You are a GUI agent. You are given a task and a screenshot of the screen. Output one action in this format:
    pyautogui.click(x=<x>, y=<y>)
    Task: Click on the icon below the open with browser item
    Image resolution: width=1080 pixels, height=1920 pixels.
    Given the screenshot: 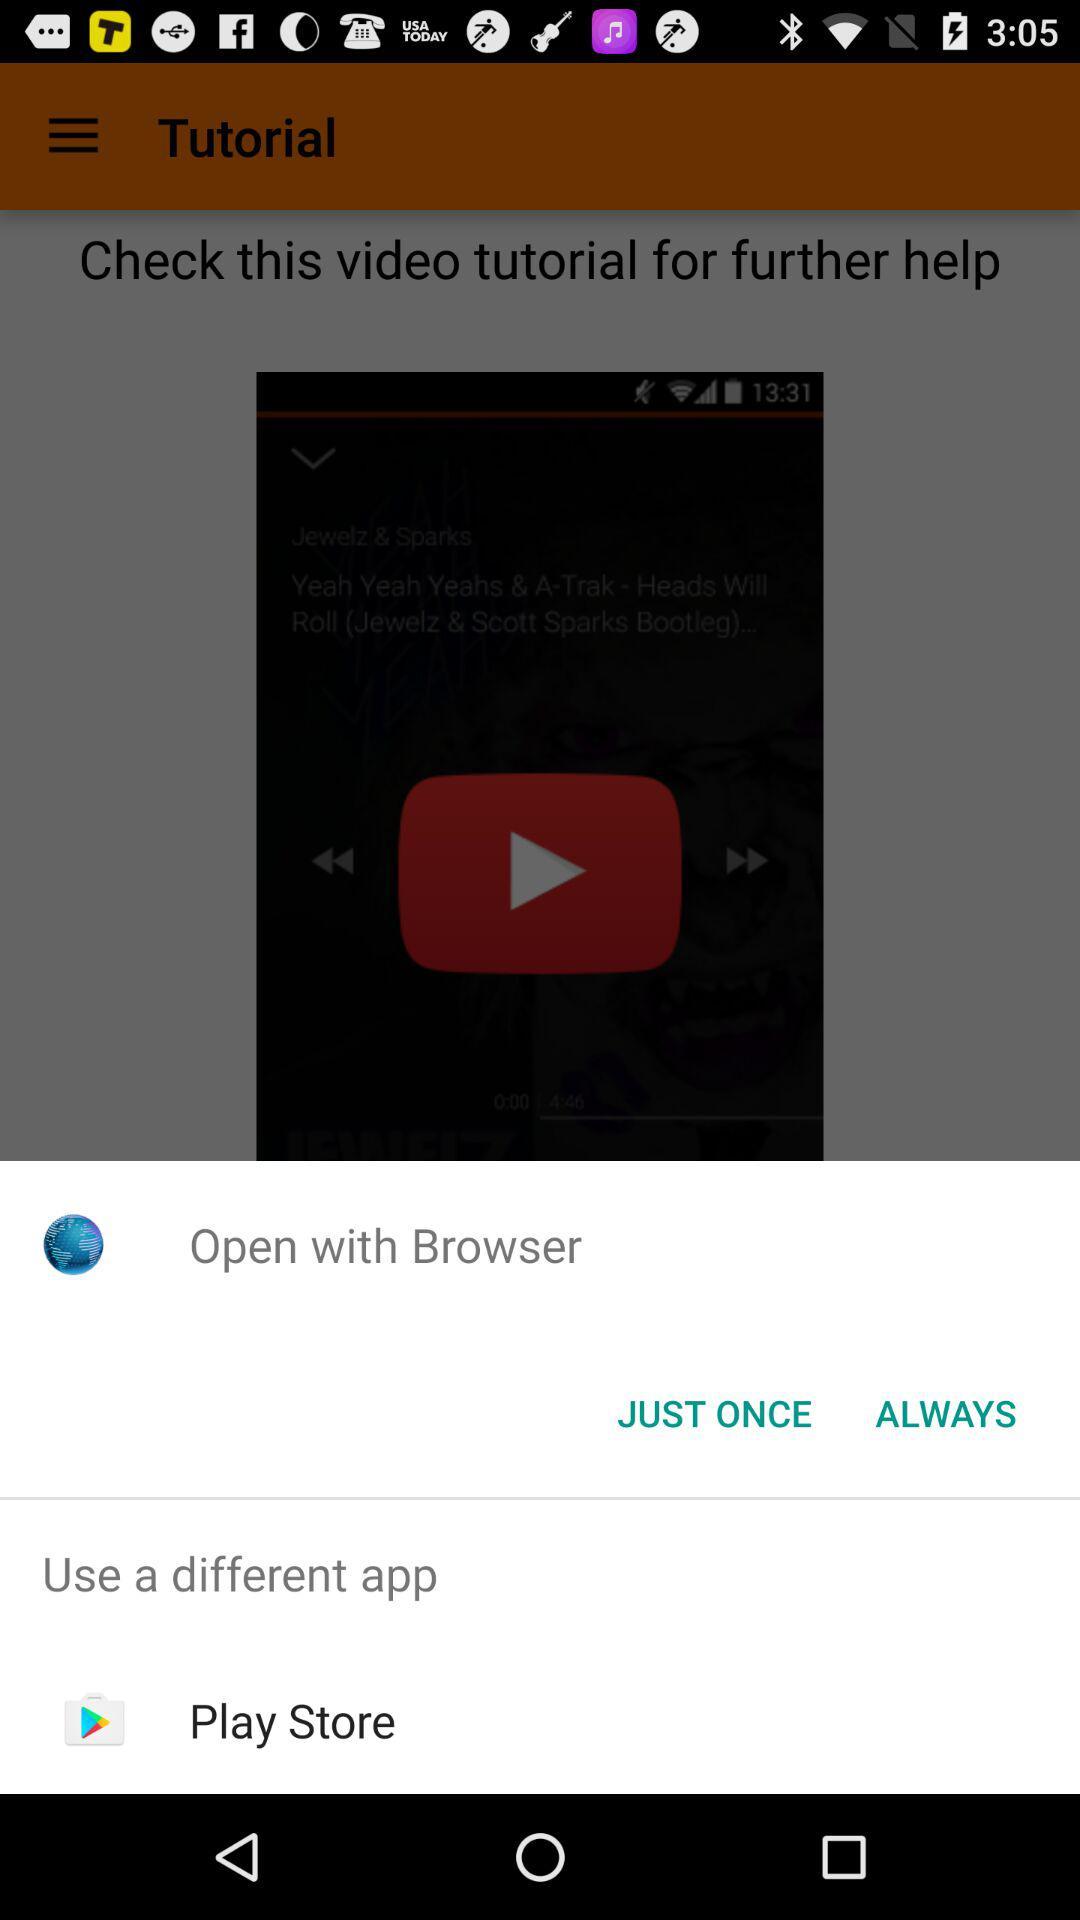 What is the action you would take?
    pyautogui.click(x=713, y=1411)
    